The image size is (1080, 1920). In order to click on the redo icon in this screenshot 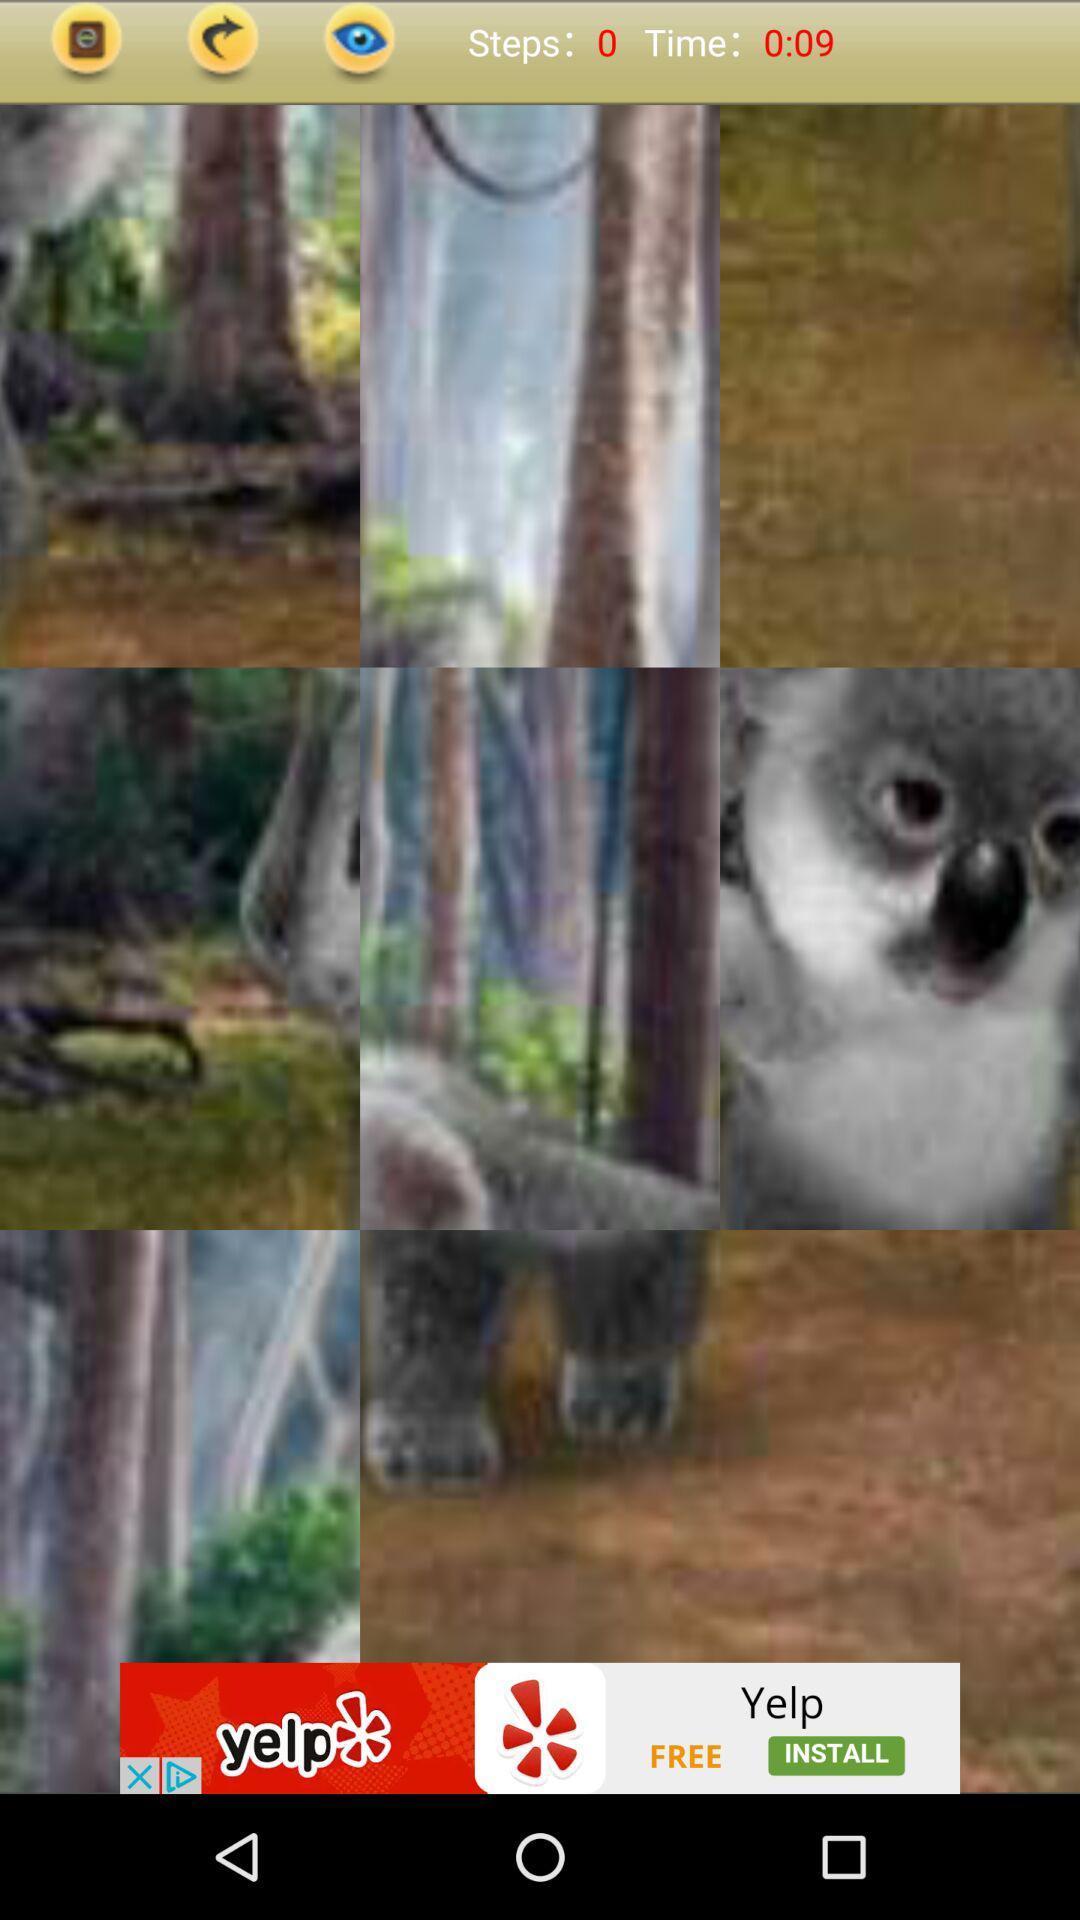, I will do `click(223, 42)`.